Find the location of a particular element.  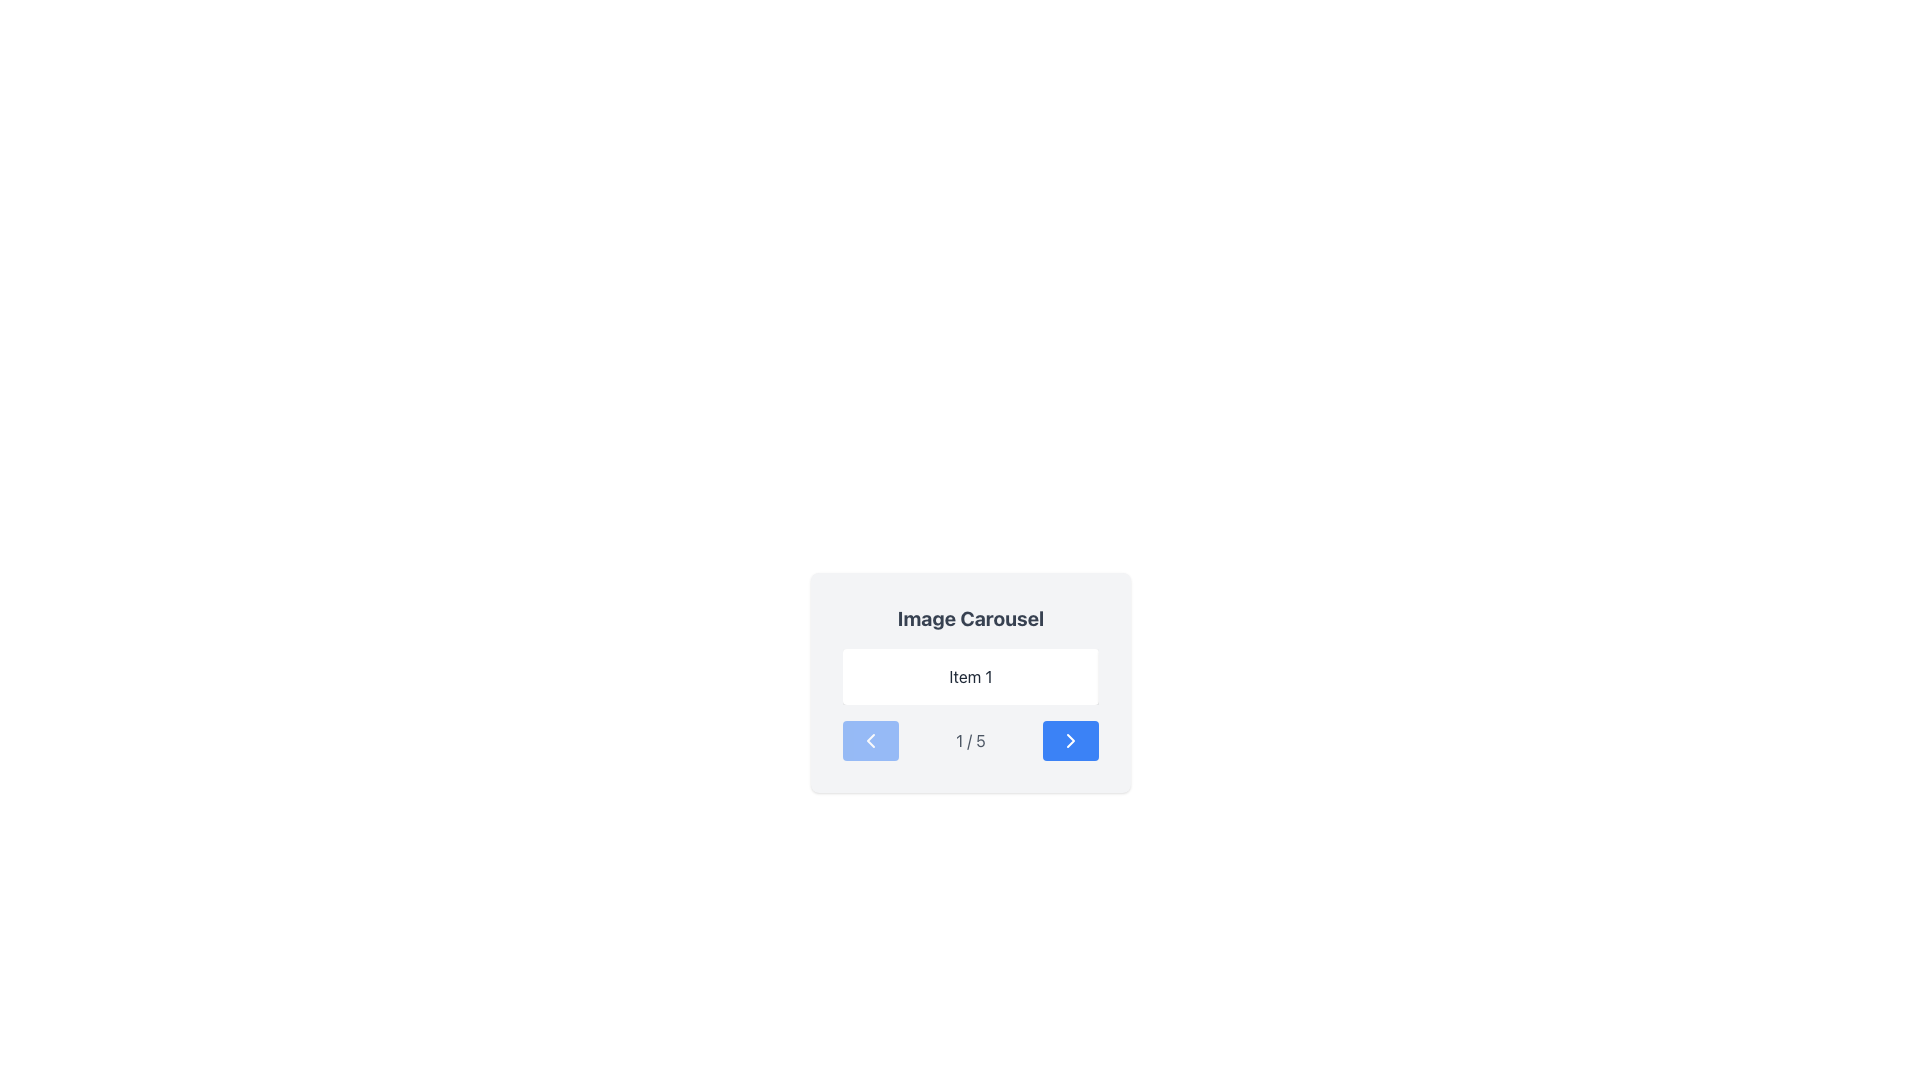

the static text label that indicates the currently displayed item in the carousel, located below the 'Image Carousel' label and above the navigation controls is located at coordinates (970, 676).